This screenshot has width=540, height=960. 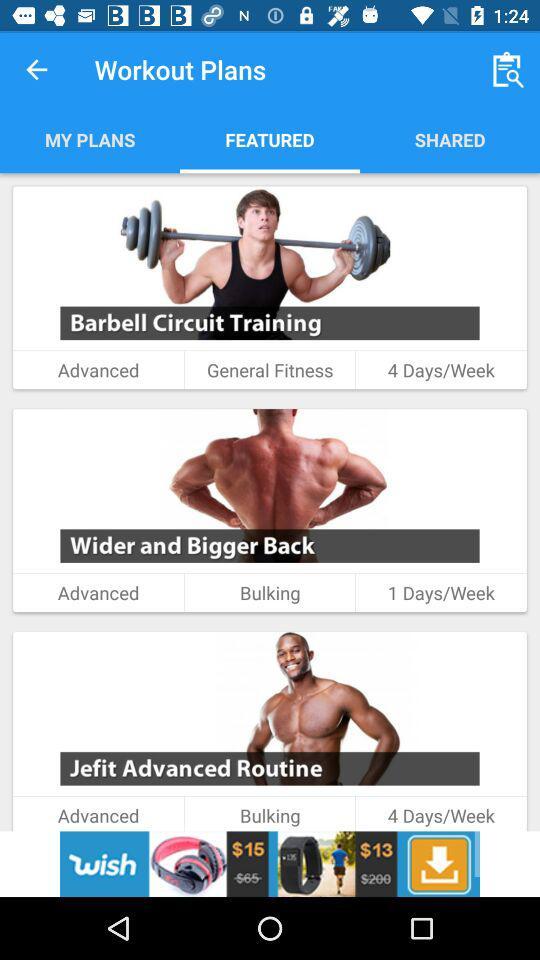 I want to click on advertisement, so click(x=270, y=863).